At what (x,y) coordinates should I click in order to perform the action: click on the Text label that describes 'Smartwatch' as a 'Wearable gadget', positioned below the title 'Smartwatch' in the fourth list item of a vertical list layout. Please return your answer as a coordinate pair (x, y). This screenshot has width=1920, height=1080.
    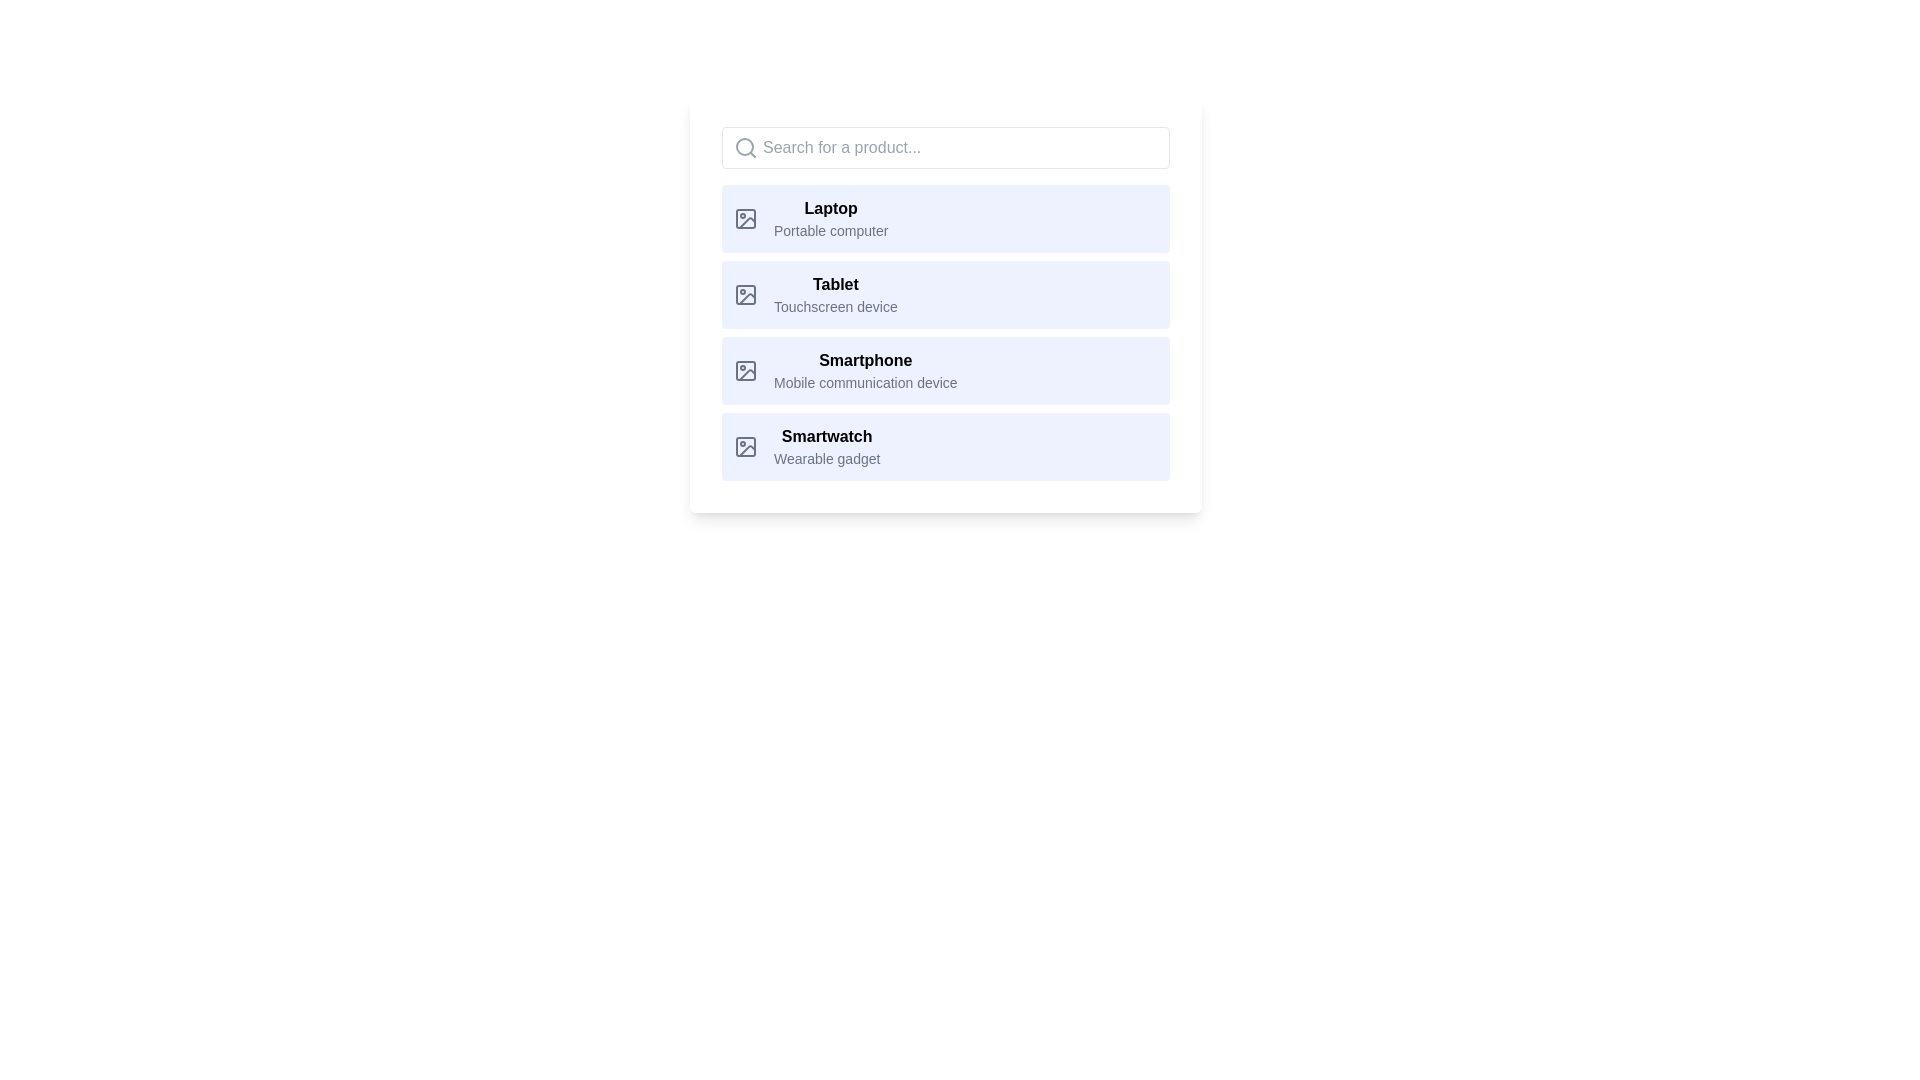
    Looking at the image, I should click on (827, 459).